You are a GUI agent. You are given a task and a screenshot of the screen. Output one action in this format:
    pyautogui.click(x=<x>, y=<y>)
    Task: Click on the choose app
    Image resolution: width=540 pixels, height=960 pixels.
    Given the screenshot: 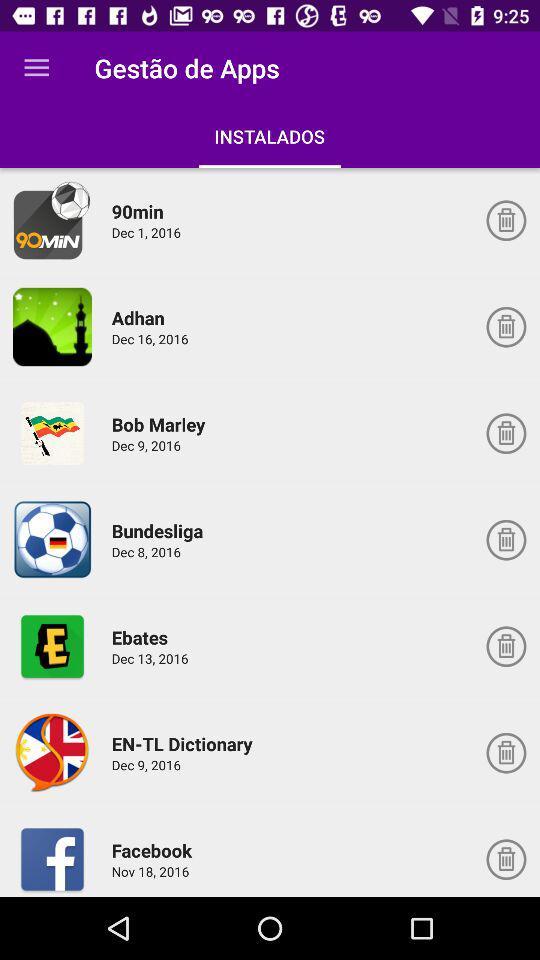 What is the action you would take?
    pyautogui.click(x=52, y=220)
    